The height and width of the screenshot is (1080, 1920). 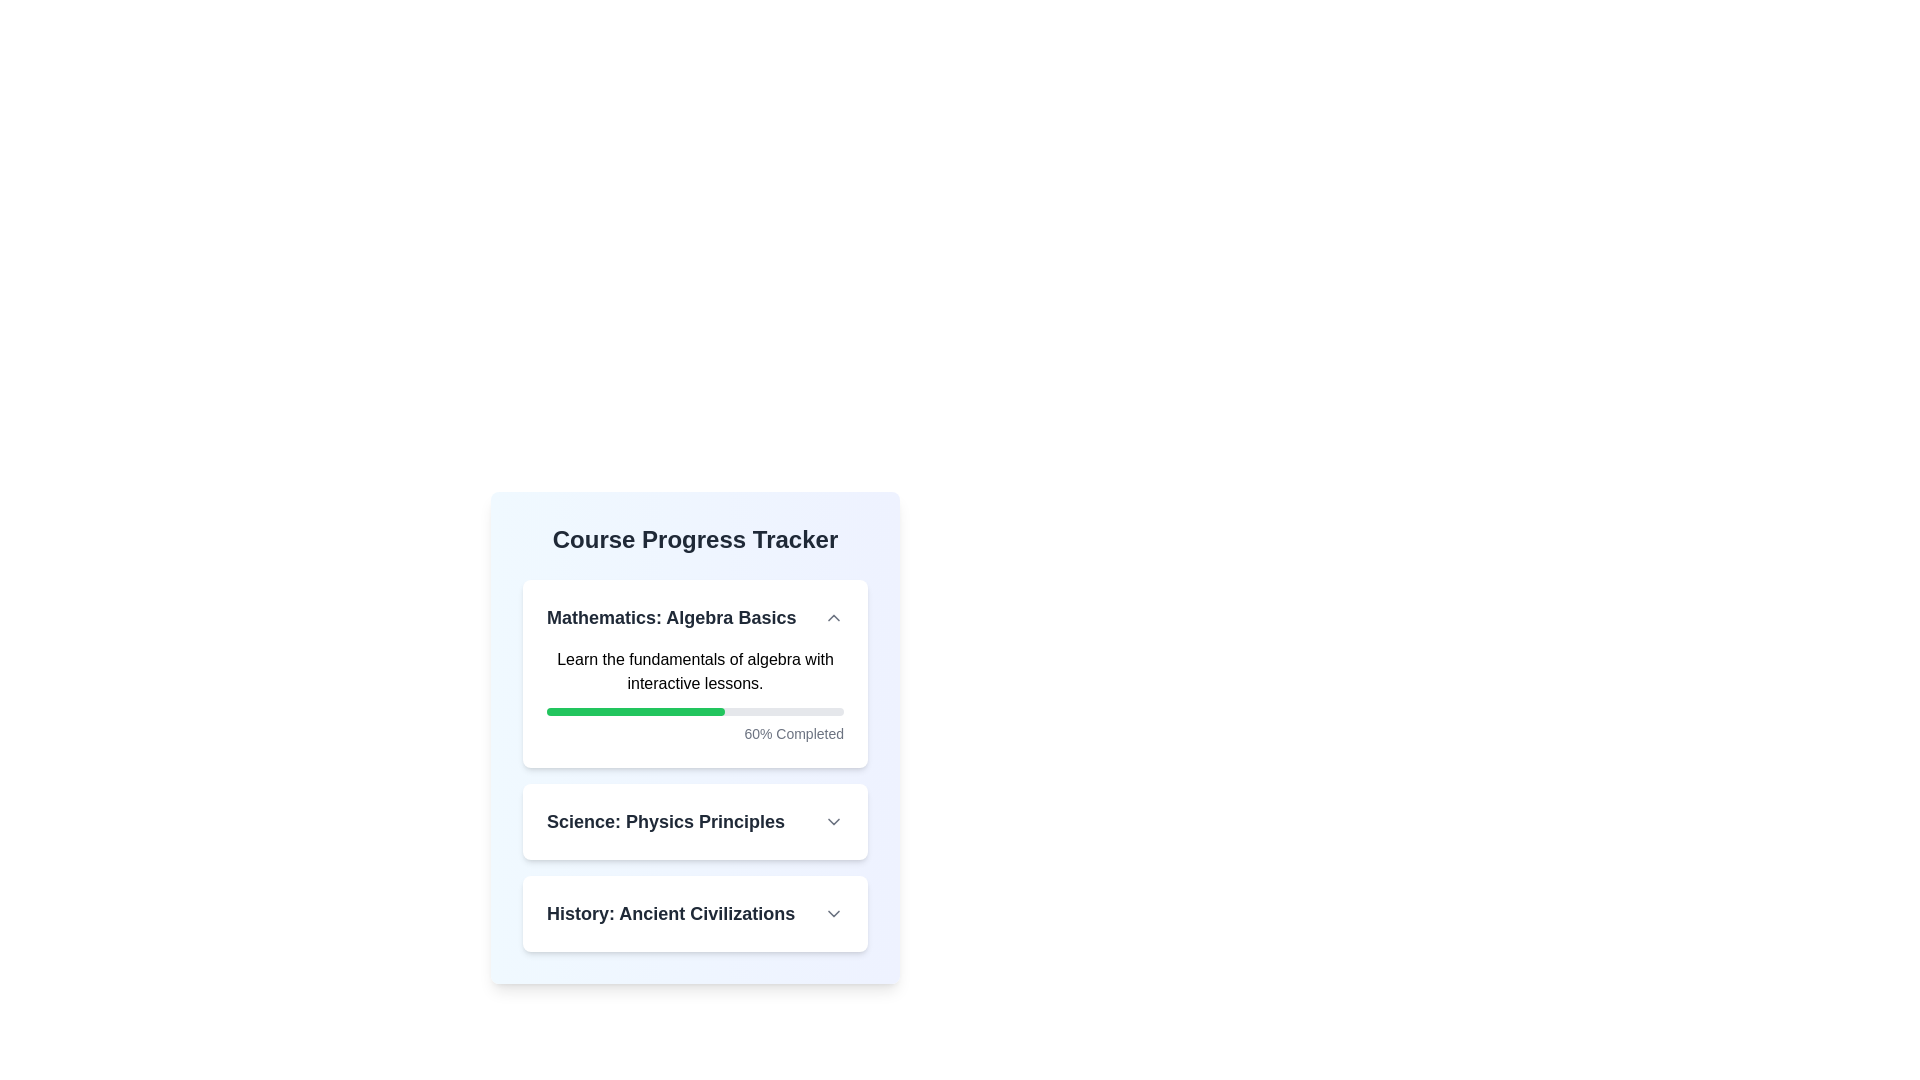 I want to click on the non-interactive text label that serves as a title indicating 'History: Ancient Civilizations' within the Course Progress Tracker interface, so click(x=671, y=914).